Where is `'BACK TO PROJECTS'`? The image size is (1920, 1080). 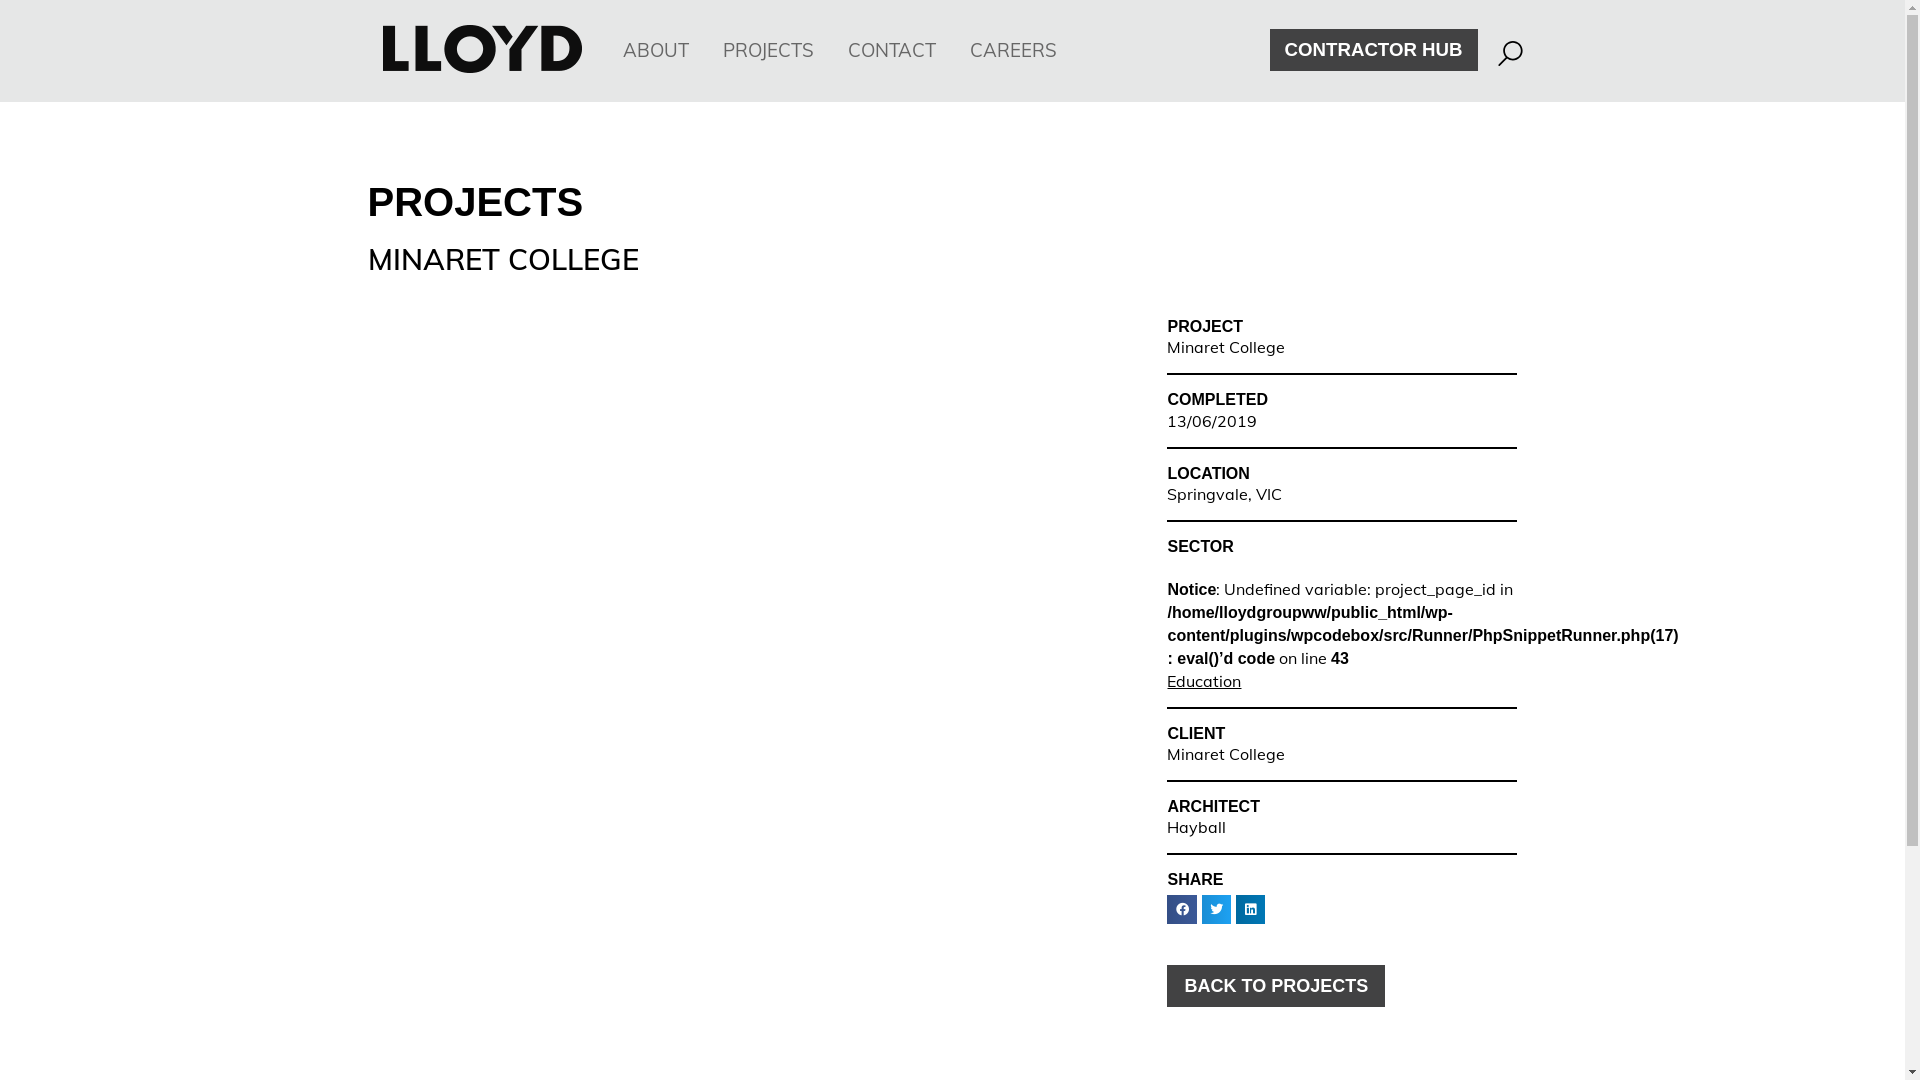 'BACK TO PROJECTS' is located at coordinates (1275, 985).